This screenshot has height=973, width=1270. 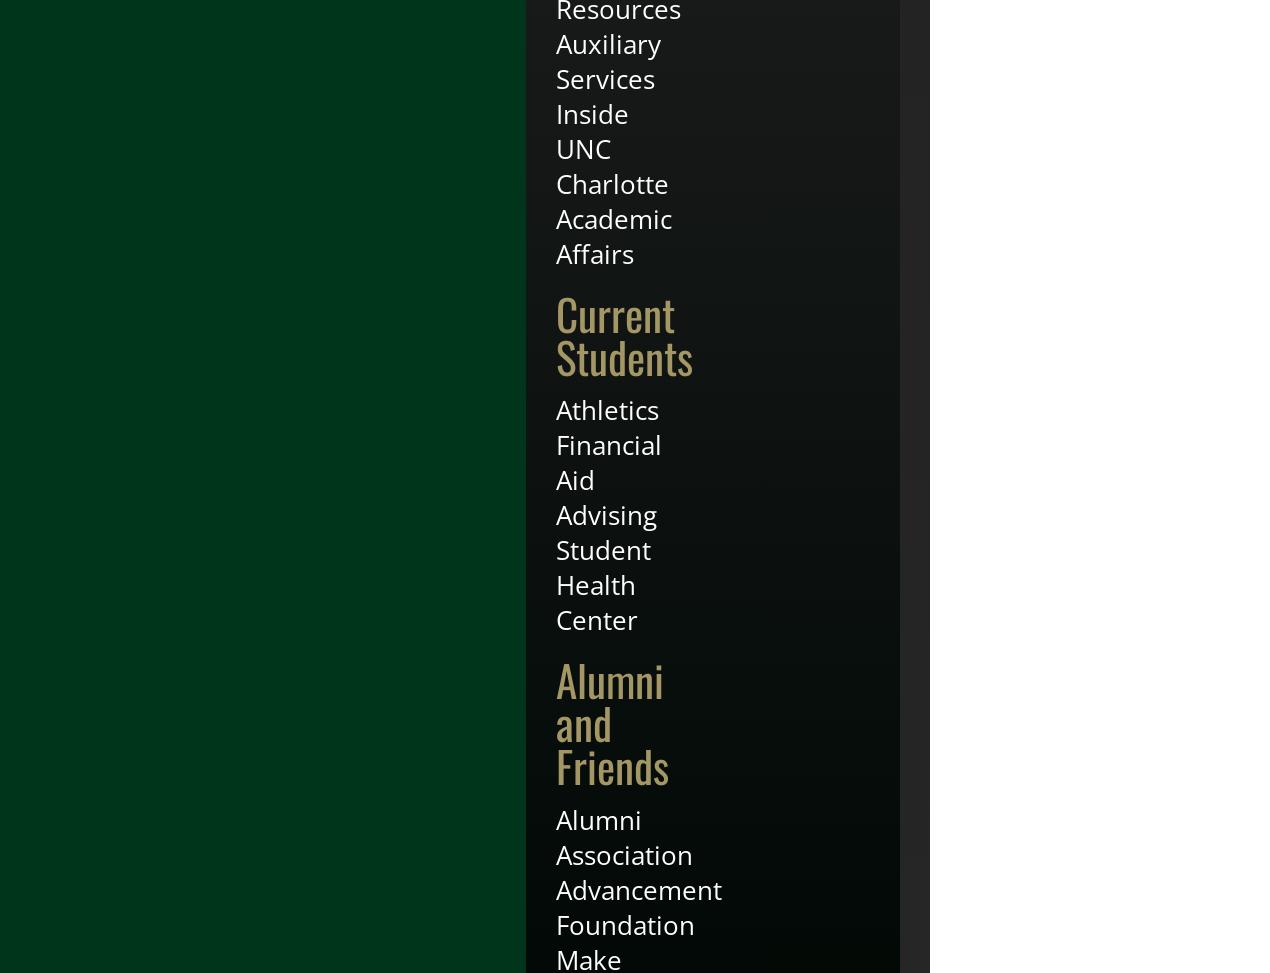 What do you see at coordinates (612, 721) in the screenshot?
I see `'Alumni and Friends'` at bounding box center [612, 721].